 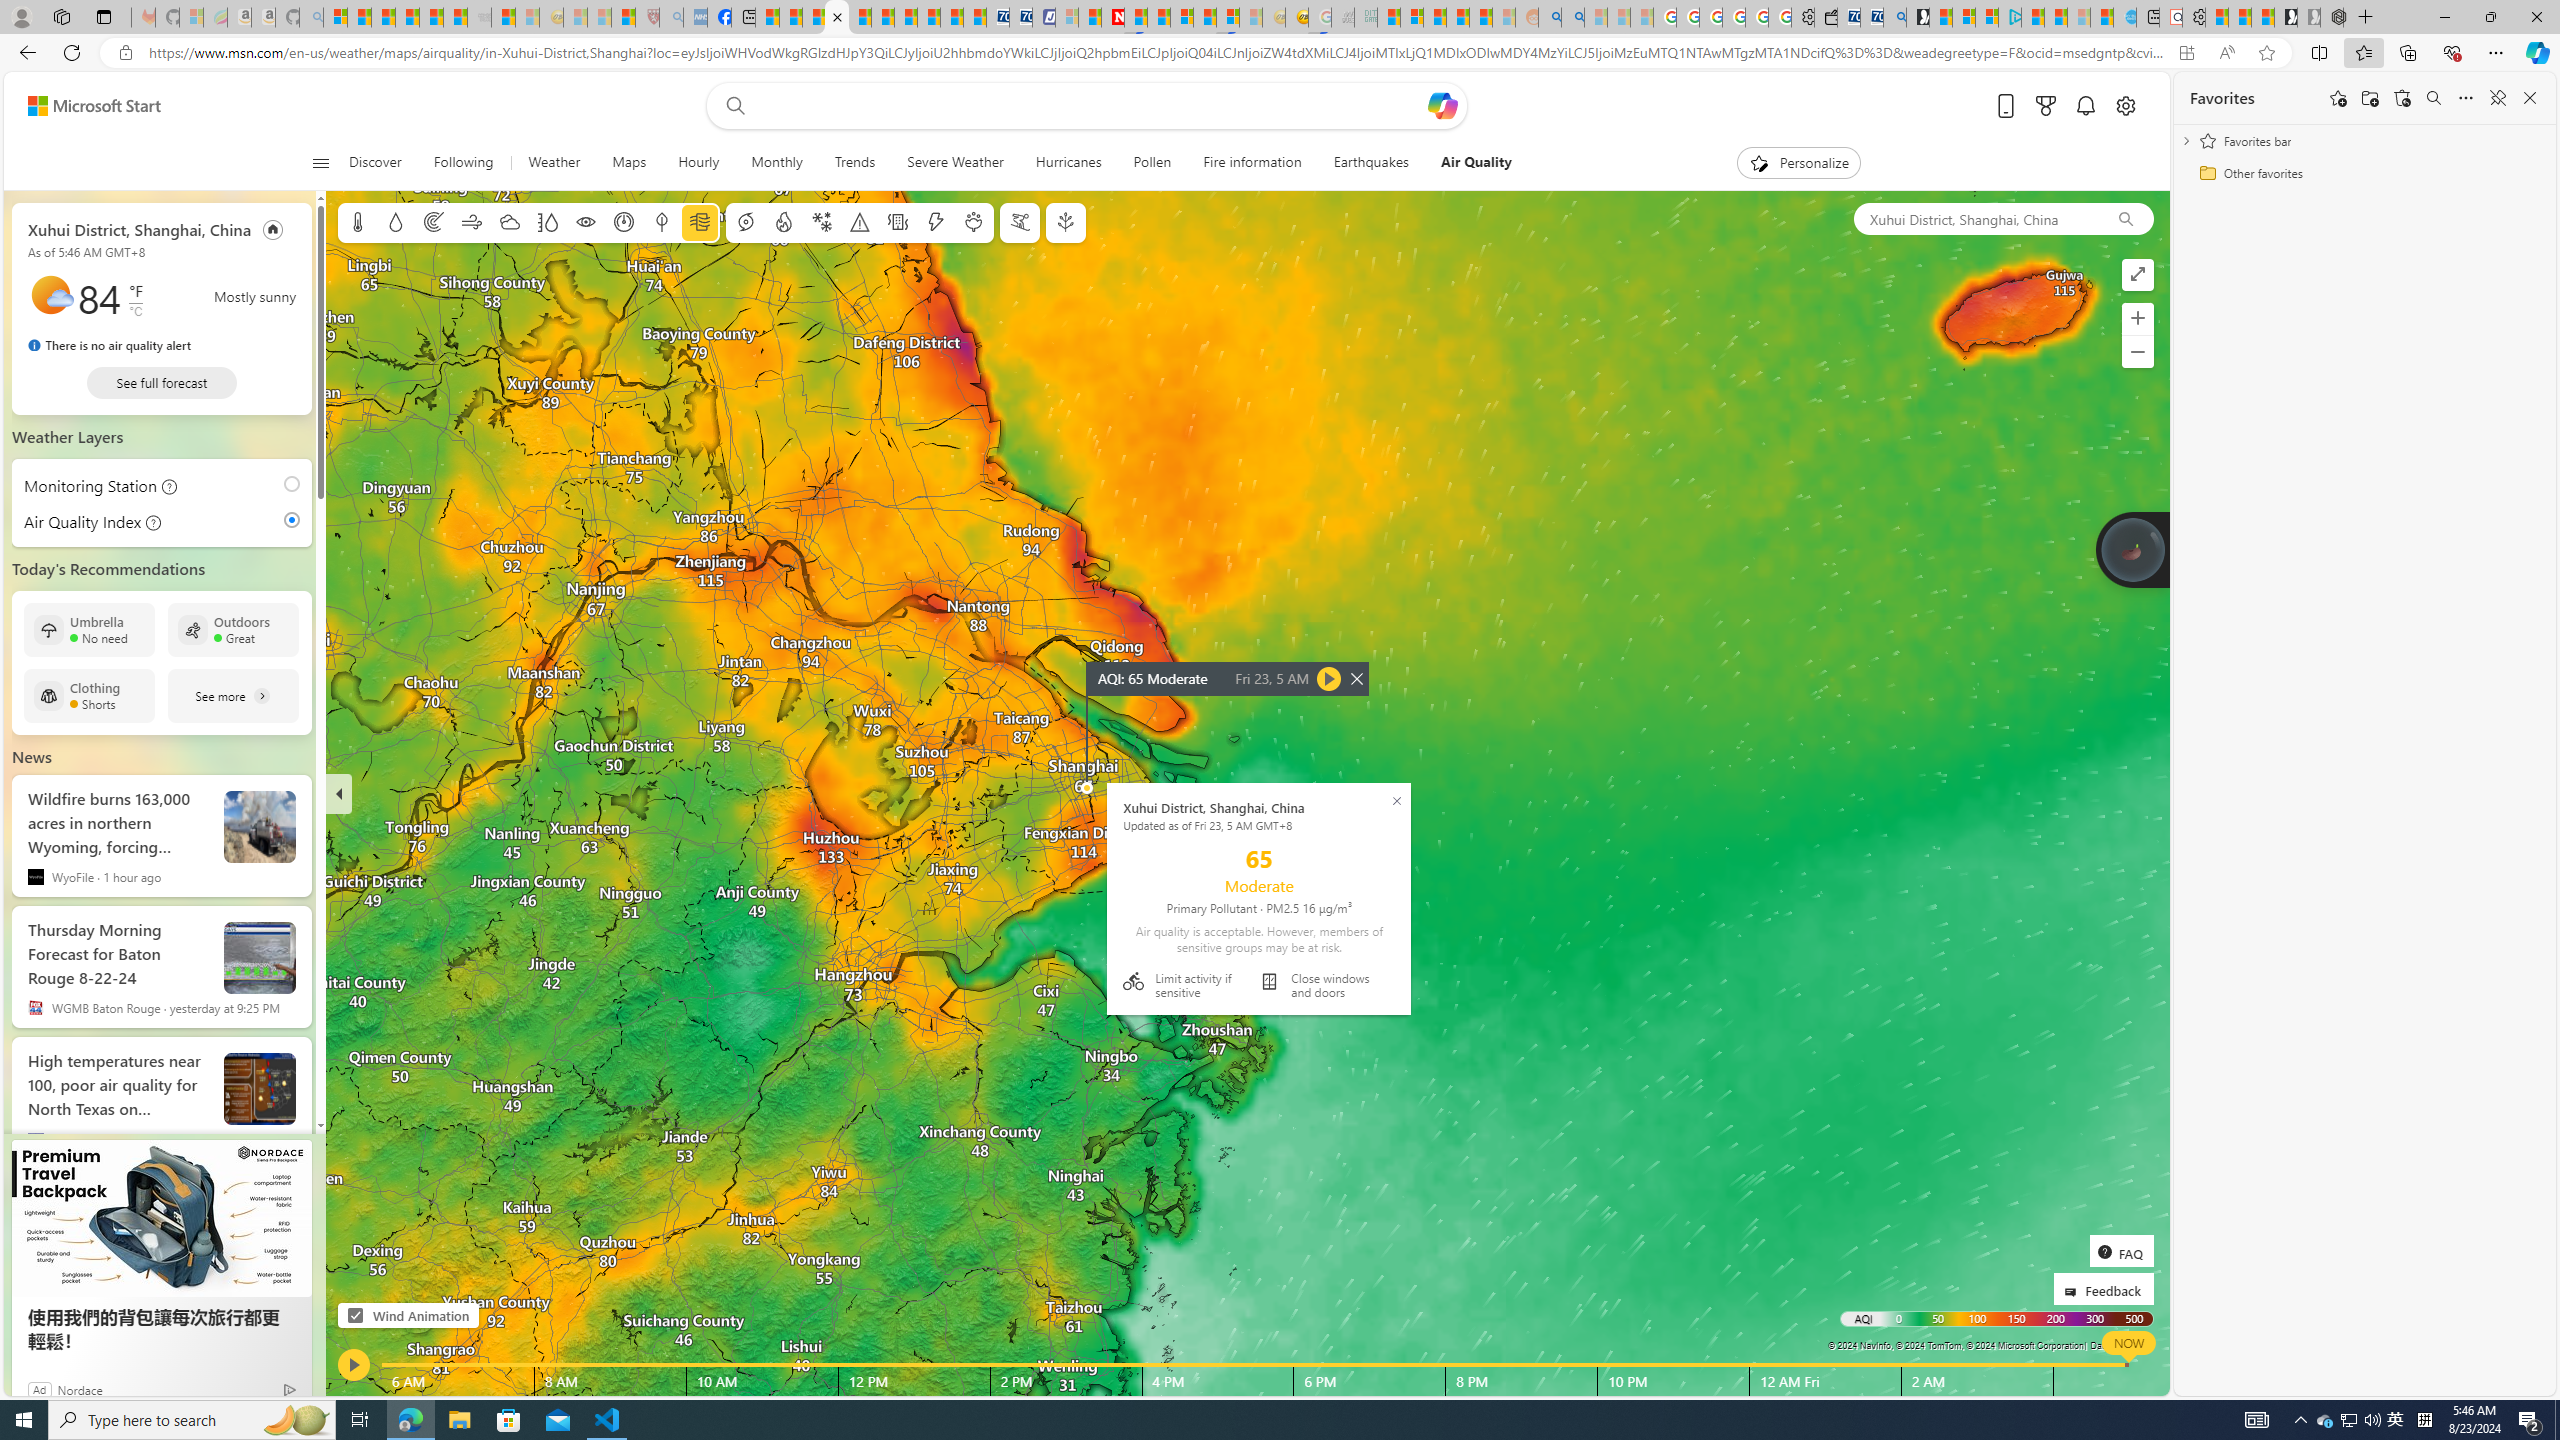 What do you see at coordinates (162, 382) in the screenshot?
I see `'See full forecast'` at bounding box center [162, 382].